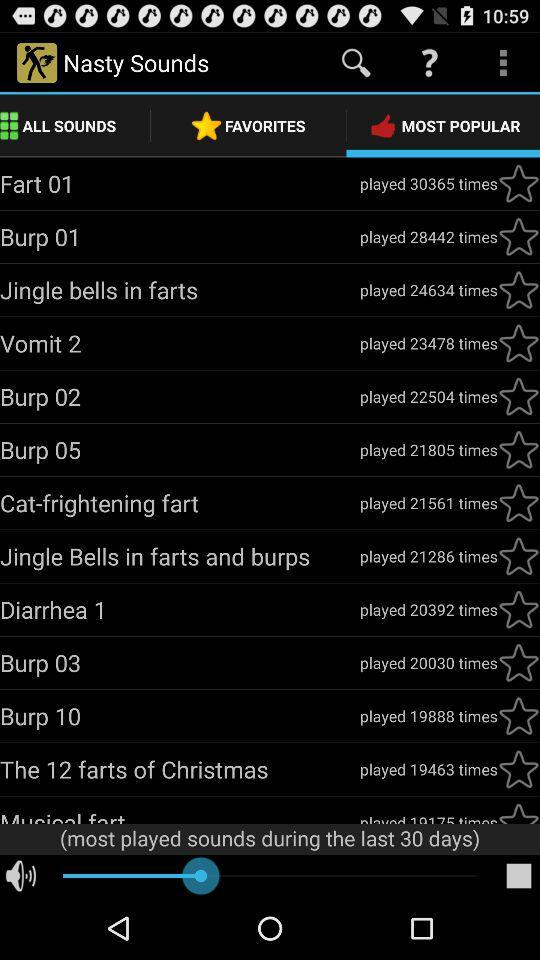  Describe the element at coordinates (518, 183) in the screenshot. I see `mark as favorite` at that location.